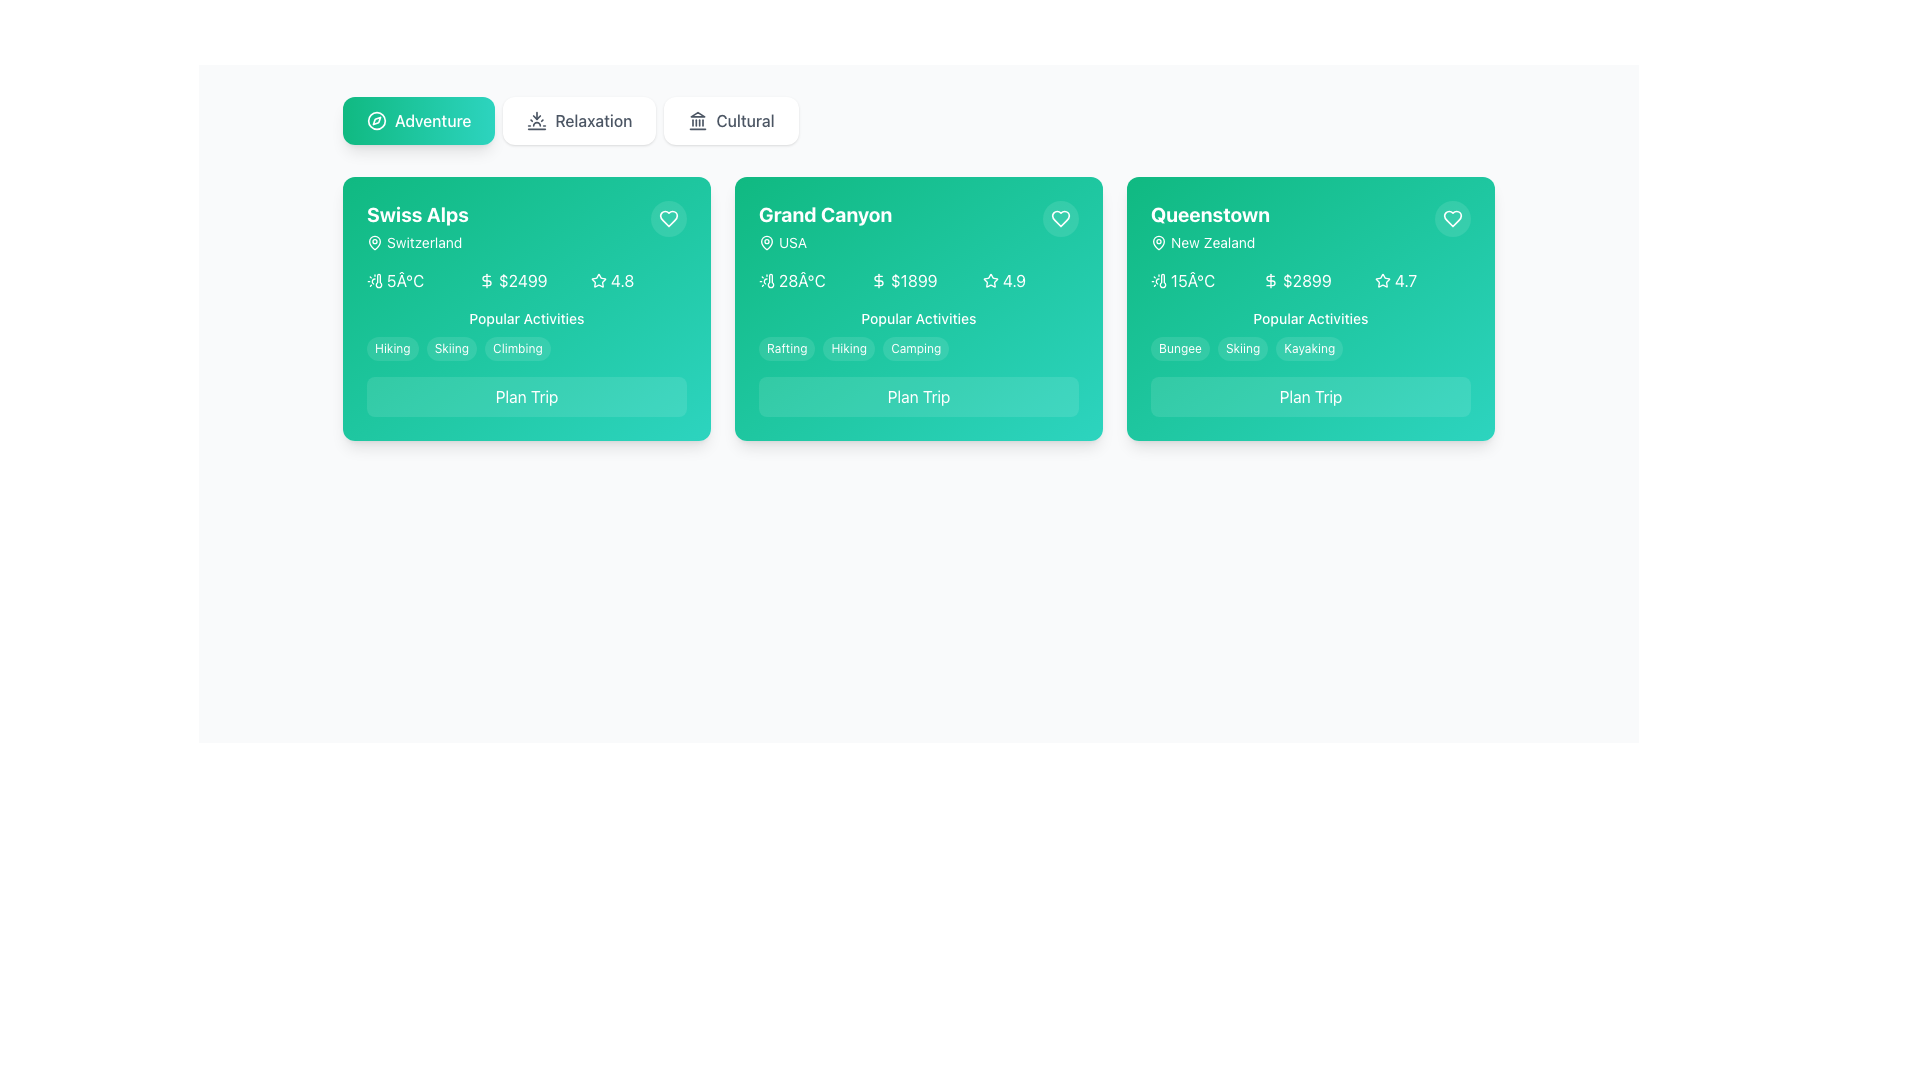  I want to click on text label displaying the country associated with the card titled 'Queenstown', located in the upper section of the rightmost card, so click(1209, 242).